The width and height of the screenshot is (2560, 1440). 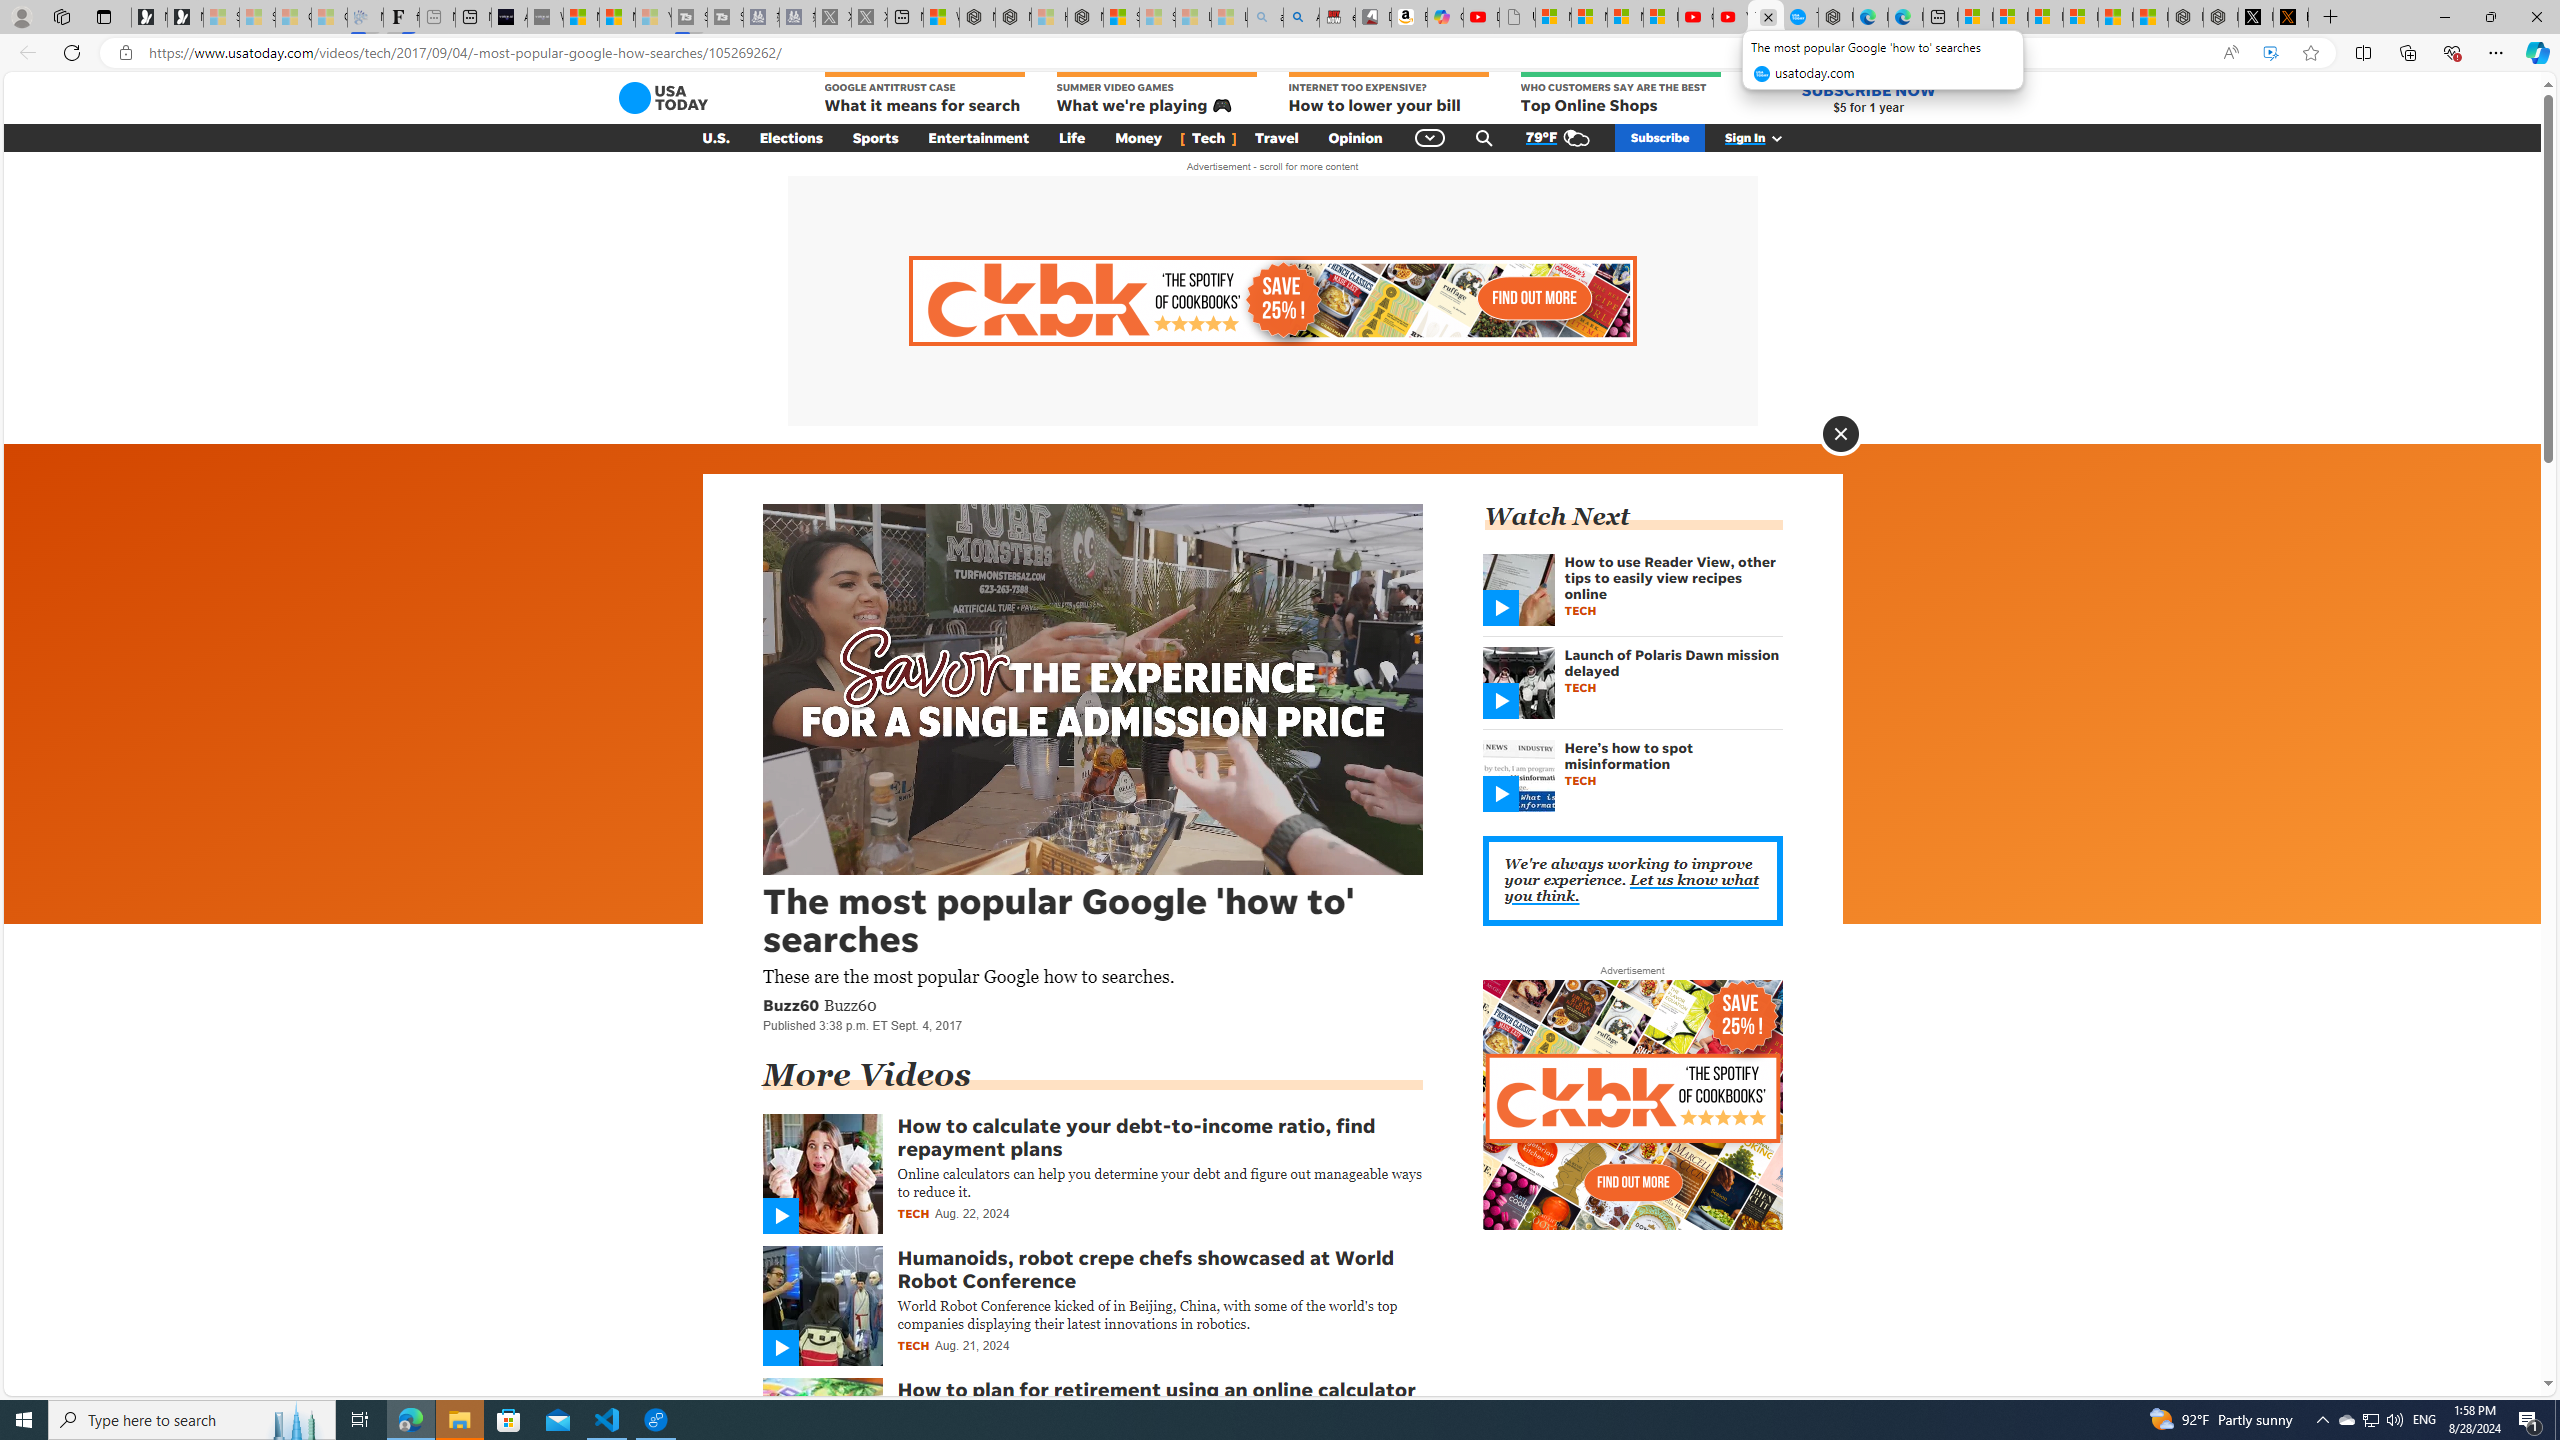 What do you see at coordinates (1619, 93) in the screenshot?
I see `'WHO CUSTOMERS SAY ARE THE BEST Top Online Shops'` at bounding box center [1619, 93].